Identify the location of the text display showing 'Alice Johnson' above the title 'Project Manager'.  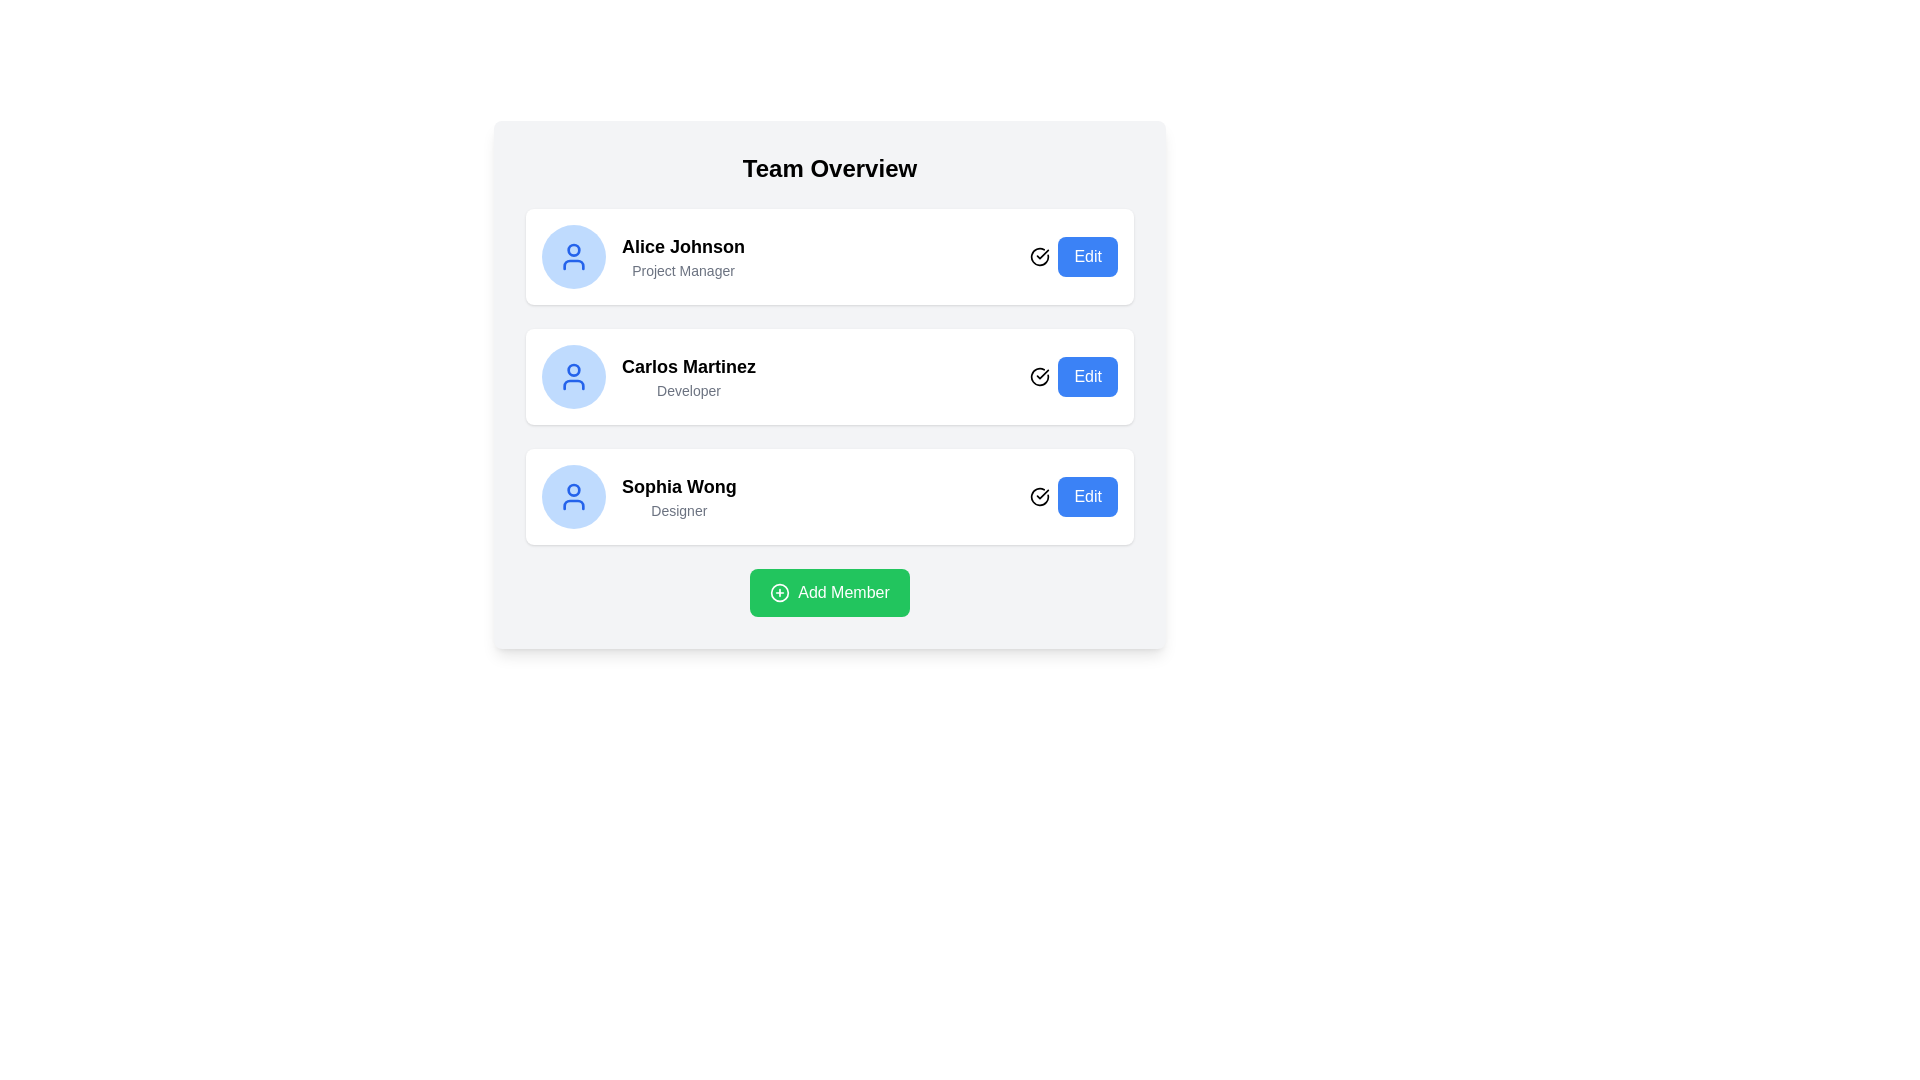
(683, 256).